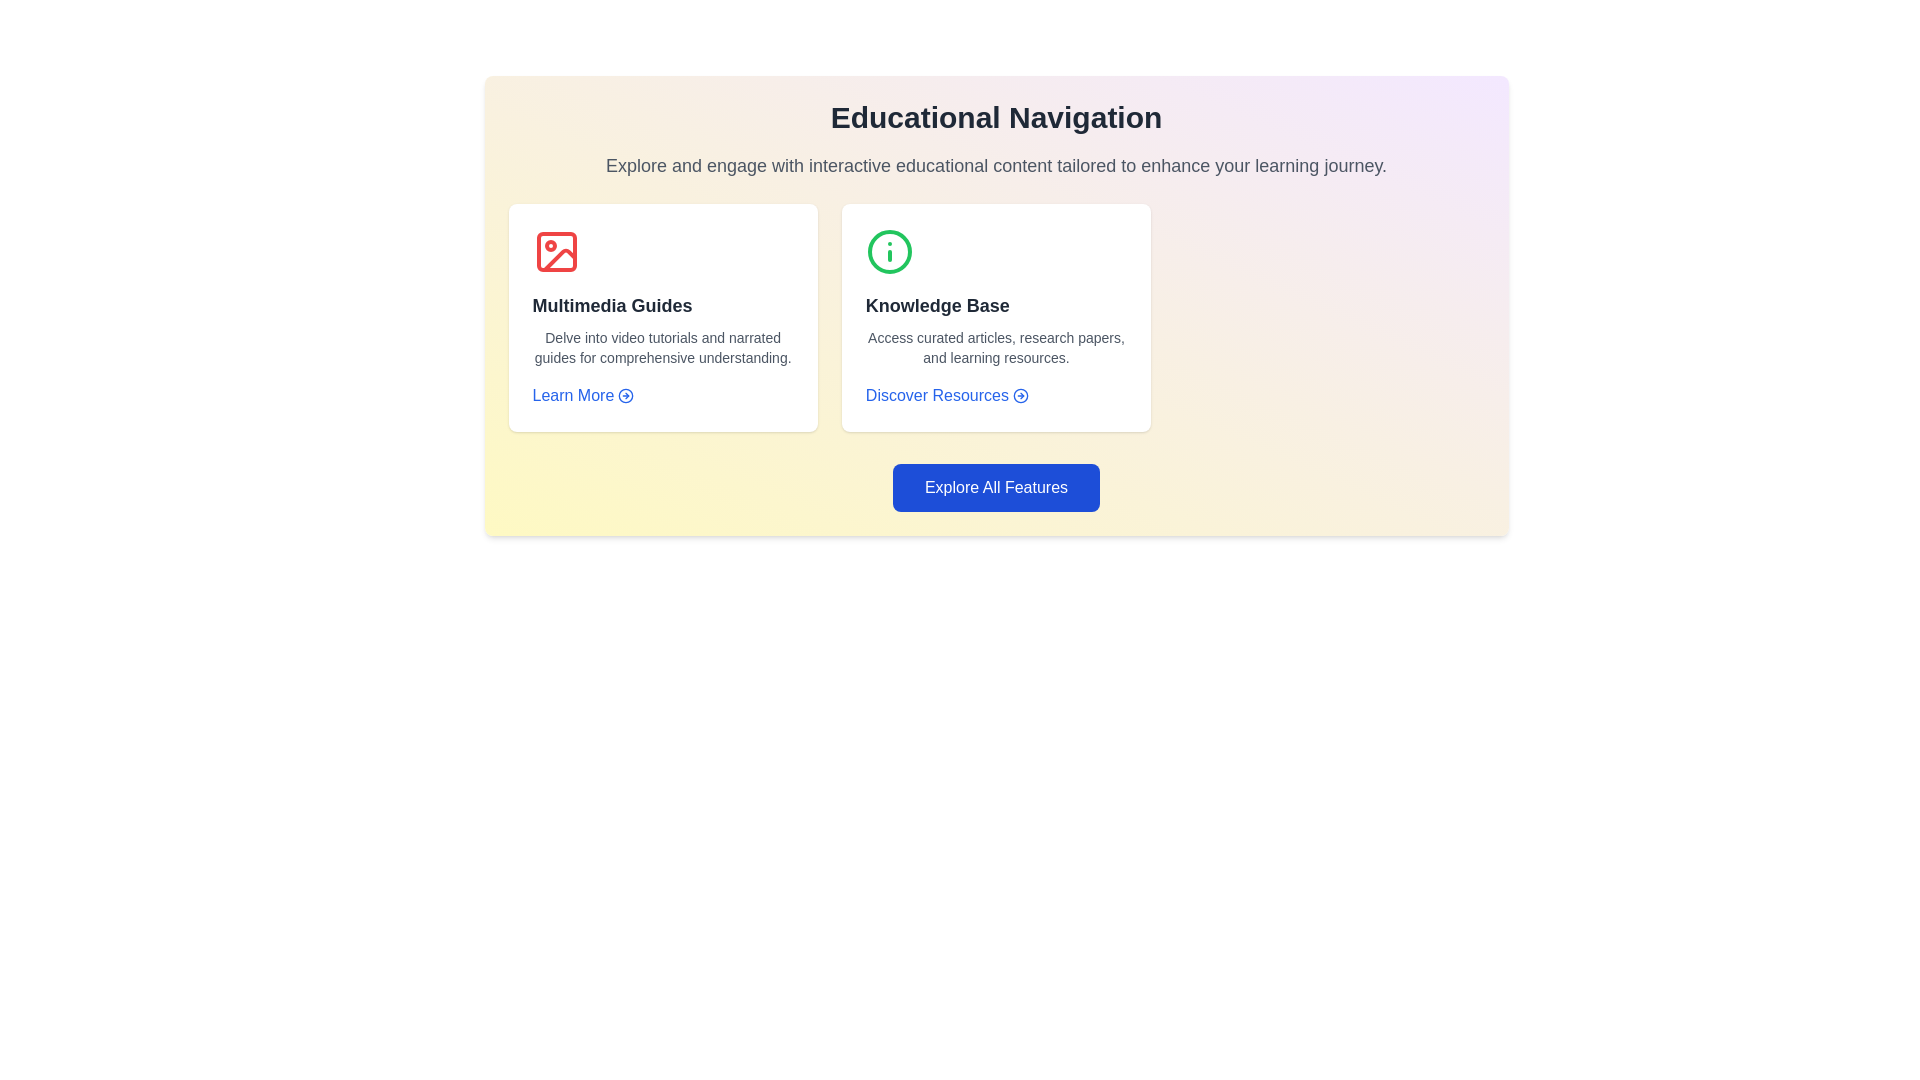 The height and width of the screenshot is (1080, 1920). Describe the element at coordinates (625, 396) in the screenshot. I see `the SVG circle graphic element with a radius of 10 located in the center-right region of the 'Multimedia Guides' card` at that location.